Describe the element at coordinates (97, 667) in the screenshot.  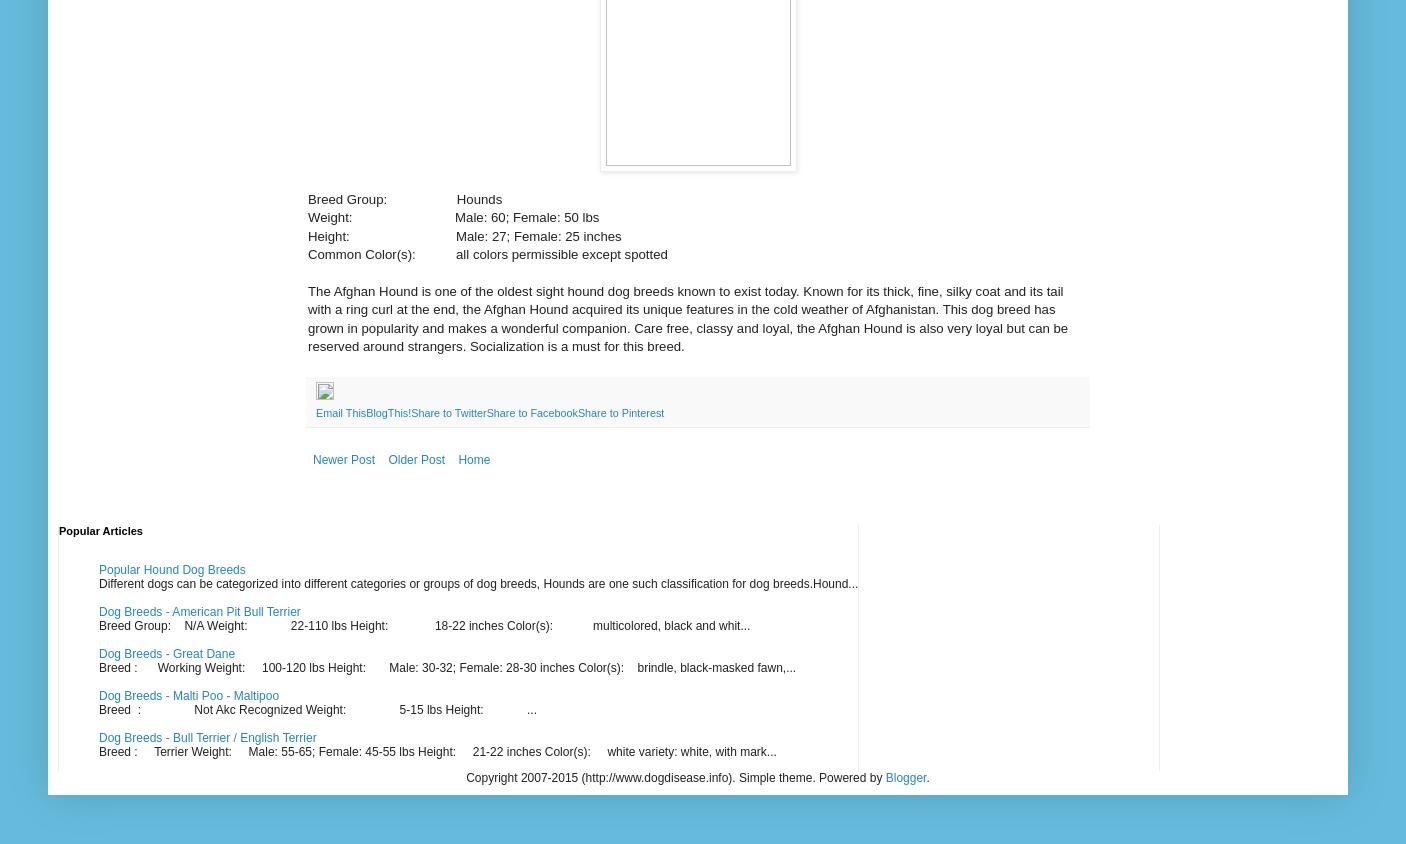
I see `'Breed :      Working  Weight:     100-120 lbs  Height:       Male: 30-32; Female: 28-30 inches  Color(s):    brindle, black-masked fawn,...'` at that location.